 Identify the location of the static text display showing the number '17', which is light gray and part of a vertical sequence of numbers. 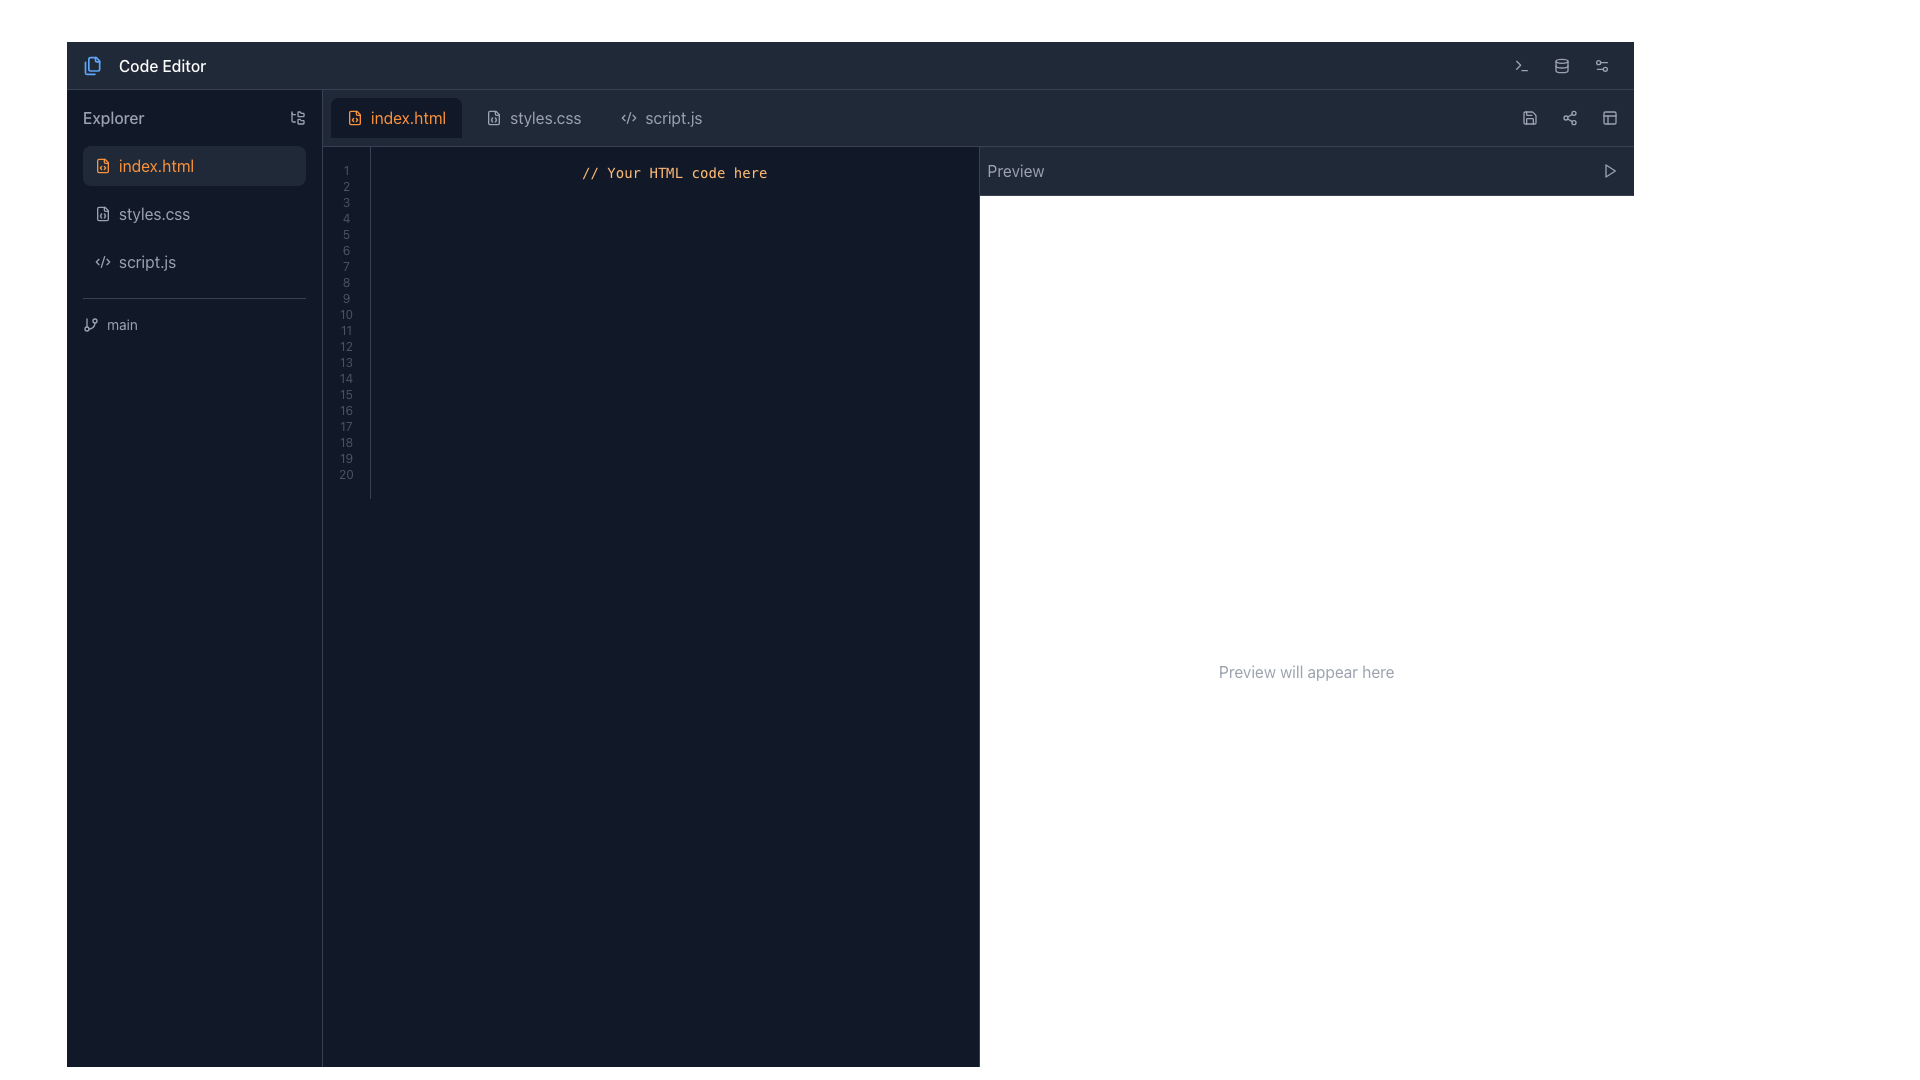
(346, 426).